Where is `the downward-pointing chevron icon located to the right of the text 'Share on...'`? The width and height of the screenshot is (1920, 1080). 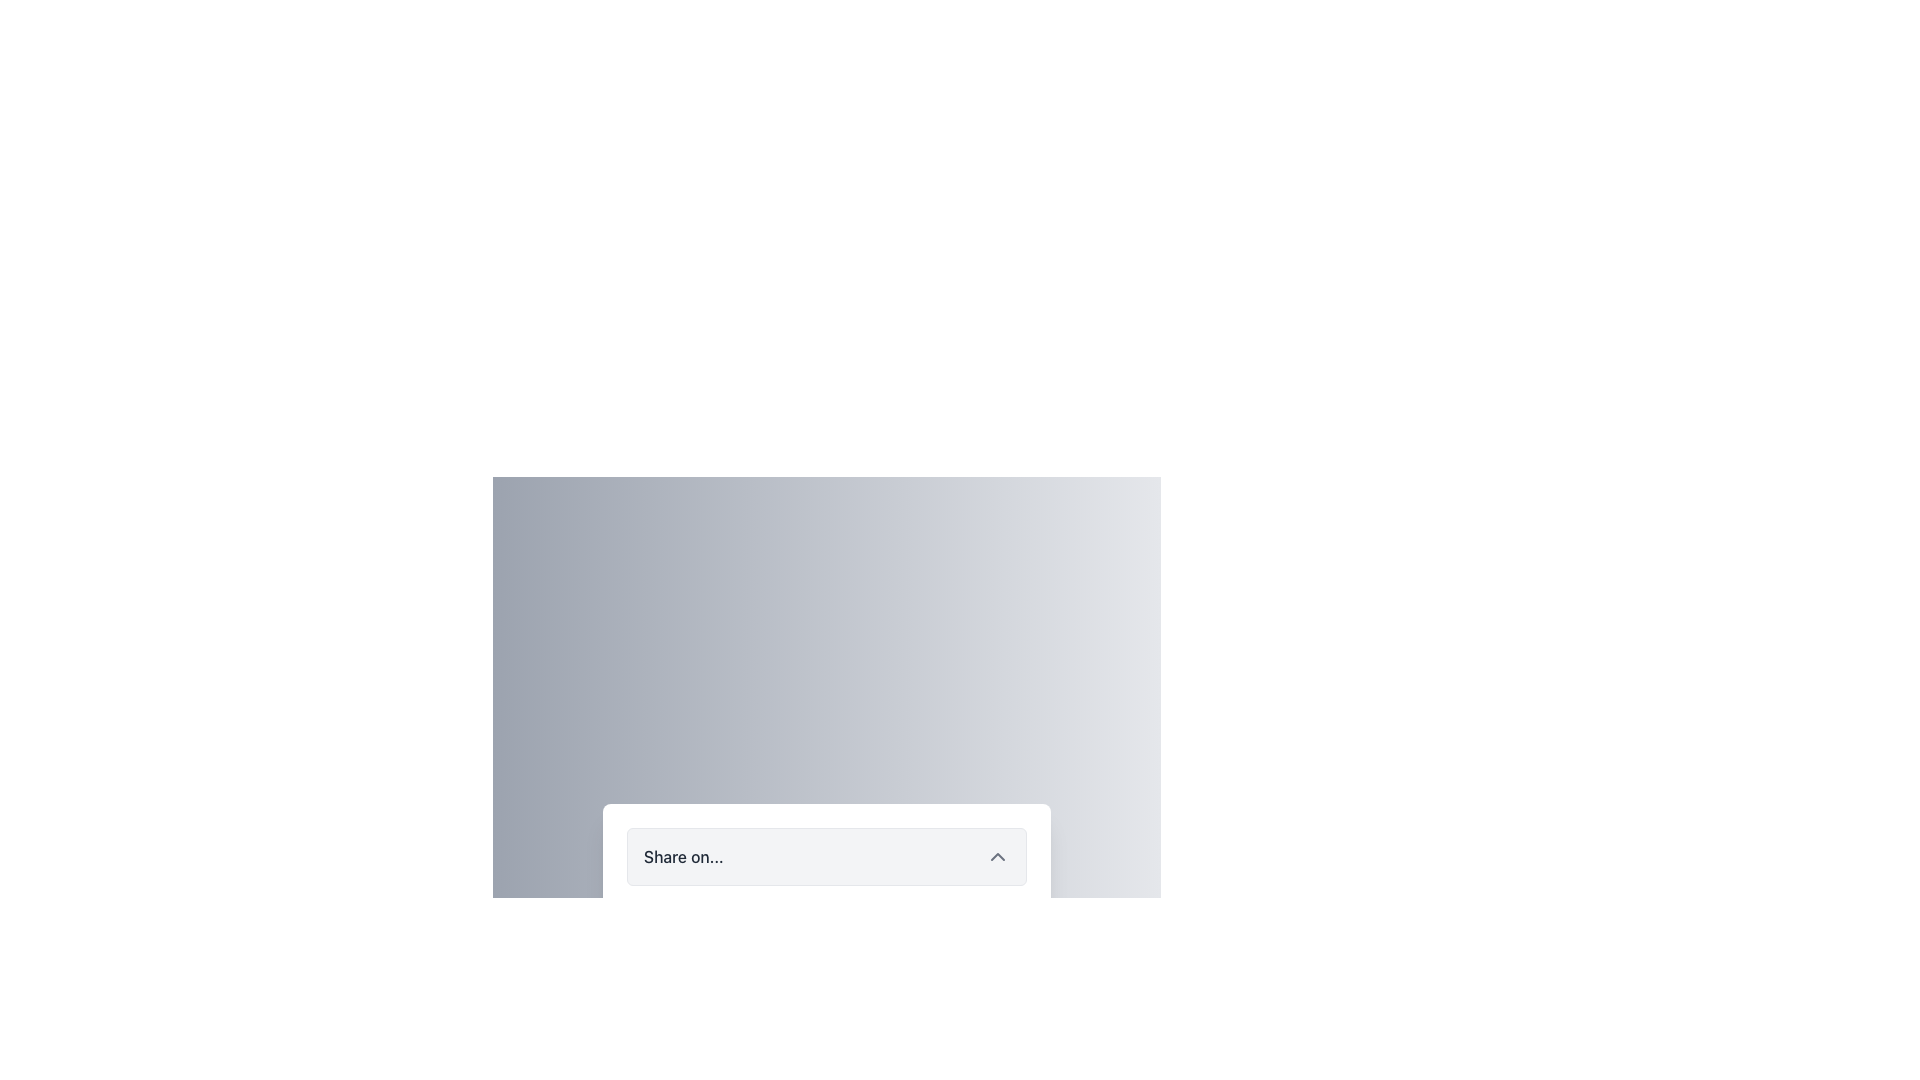
the downward-pointing chevron icon located to the right of the text 'Share on...' is located at coordinates (998, 855).